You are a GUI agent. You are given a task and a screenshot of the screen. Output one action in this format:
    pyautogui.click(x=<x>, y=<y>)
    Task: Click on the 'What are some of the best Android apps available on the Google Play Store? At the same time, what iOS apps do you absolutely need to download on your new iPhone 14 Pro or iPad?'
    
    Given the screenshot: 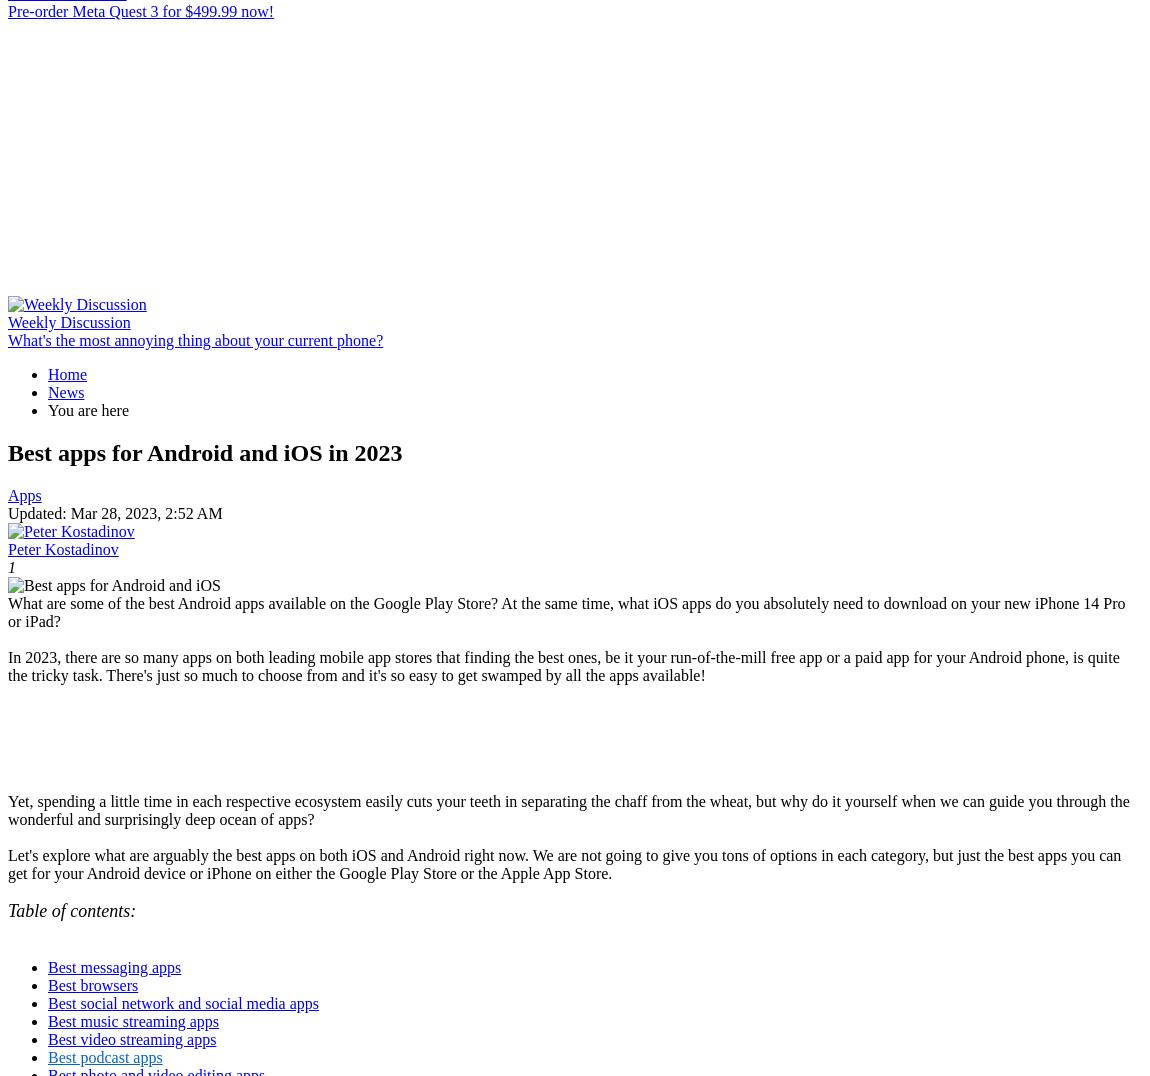 What is the action you would take?
    pyautogui.click(x=566, y=611)
    